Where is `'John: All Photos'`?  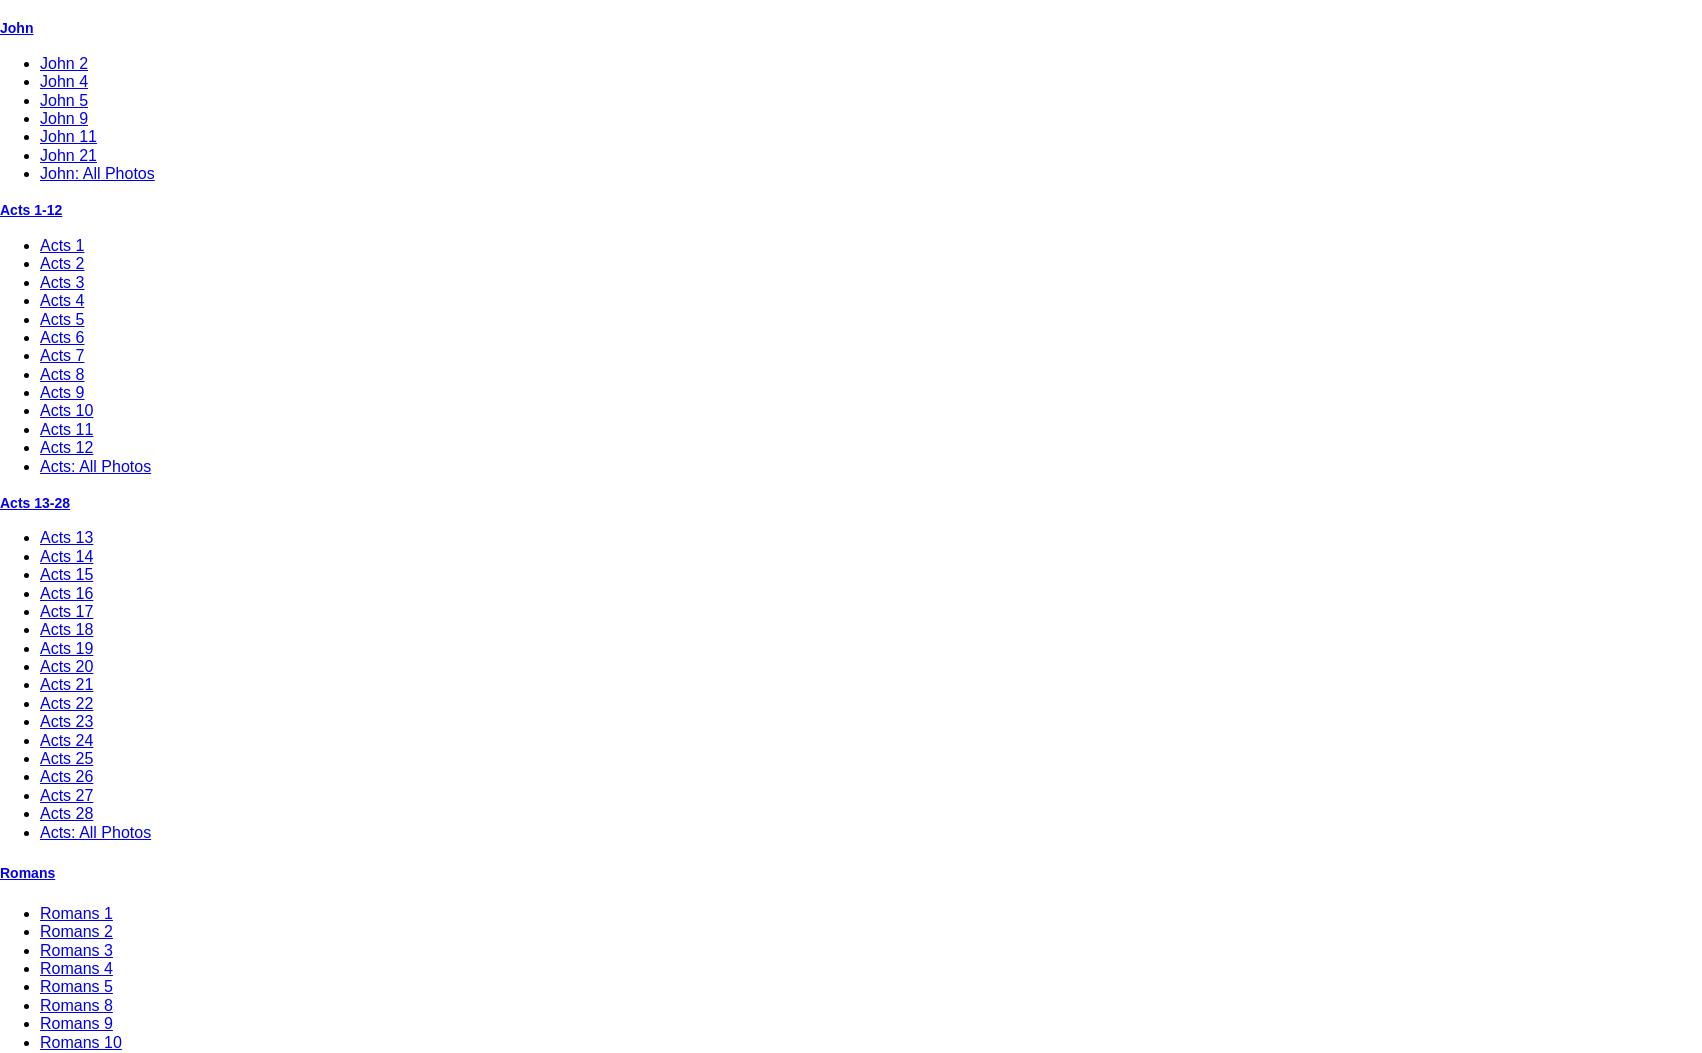 'John: All Photos' is located at coordinates (97, 172).